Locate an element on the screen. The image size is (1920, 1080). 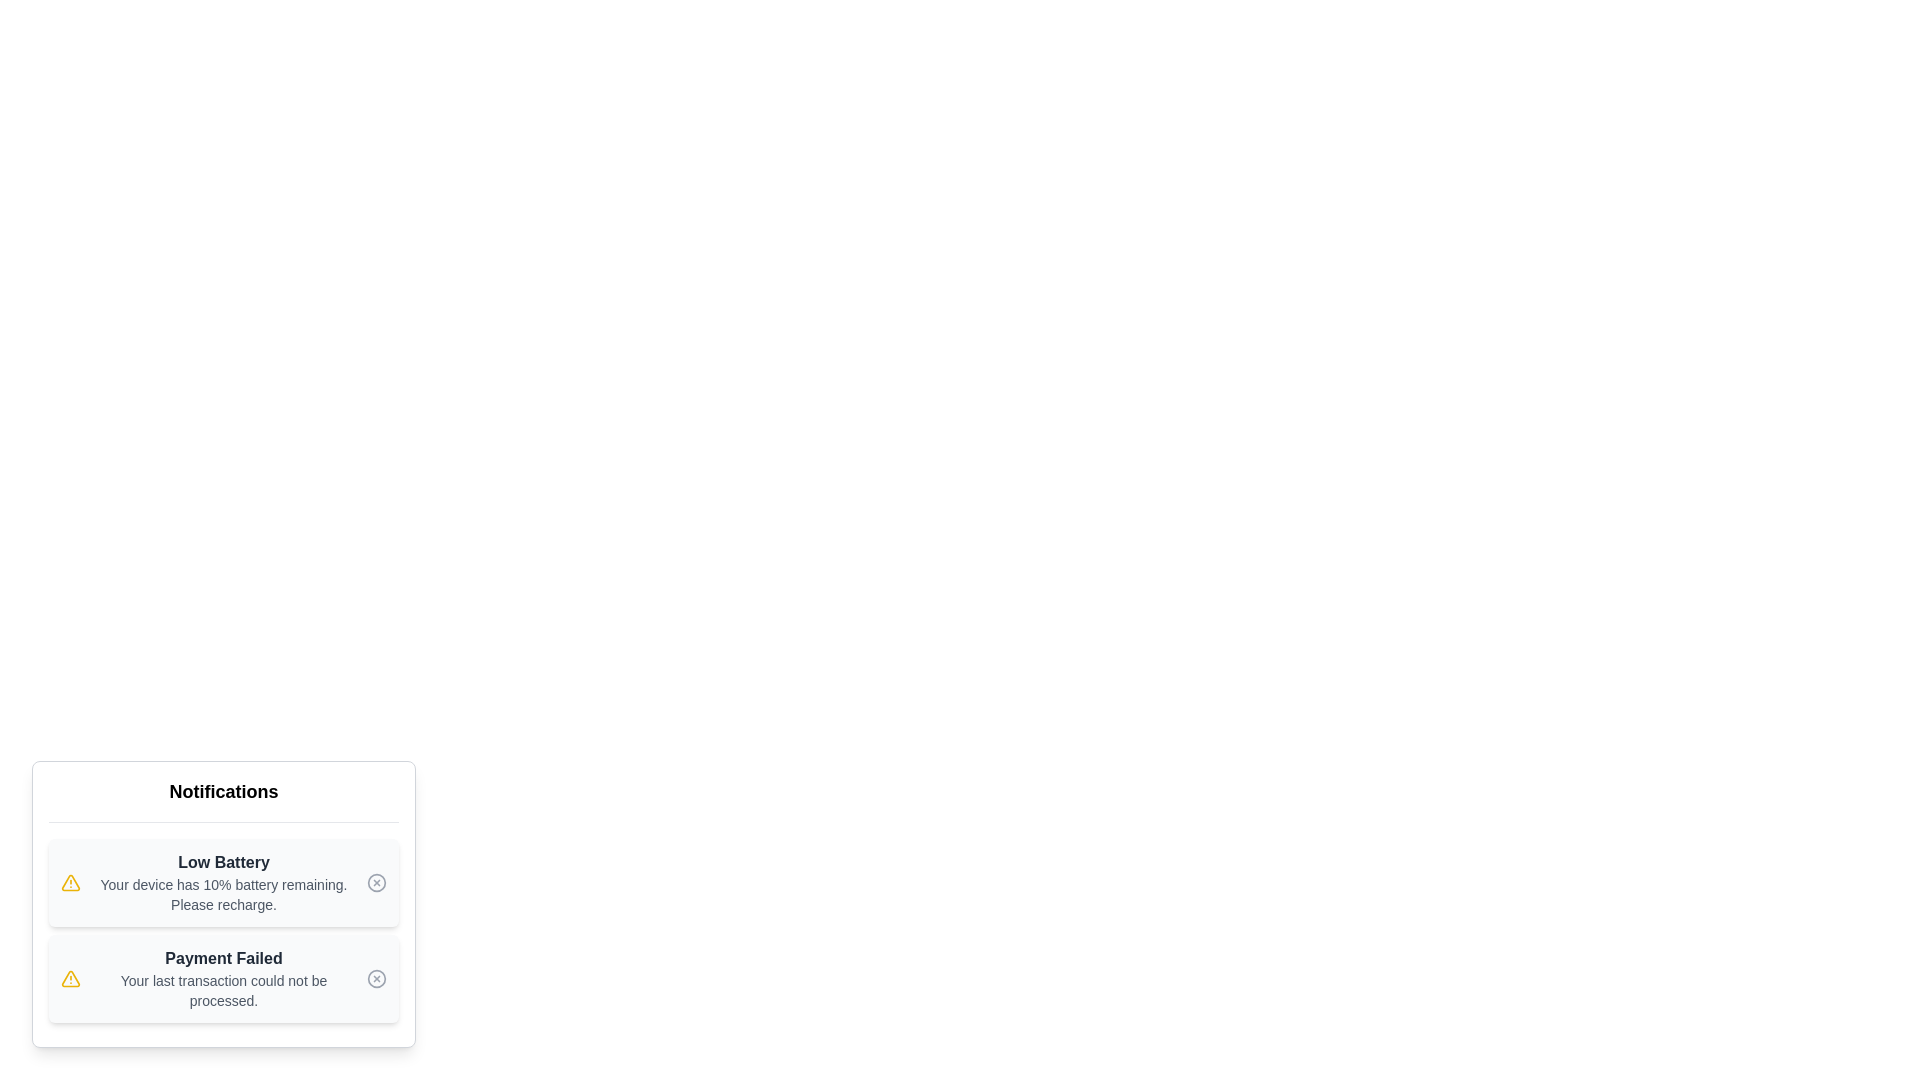
the warning icon indicating the 'Payment Failed' message, which is positioned to the left of the message under the 'Notifications' group is located at coordinates (71, 978).